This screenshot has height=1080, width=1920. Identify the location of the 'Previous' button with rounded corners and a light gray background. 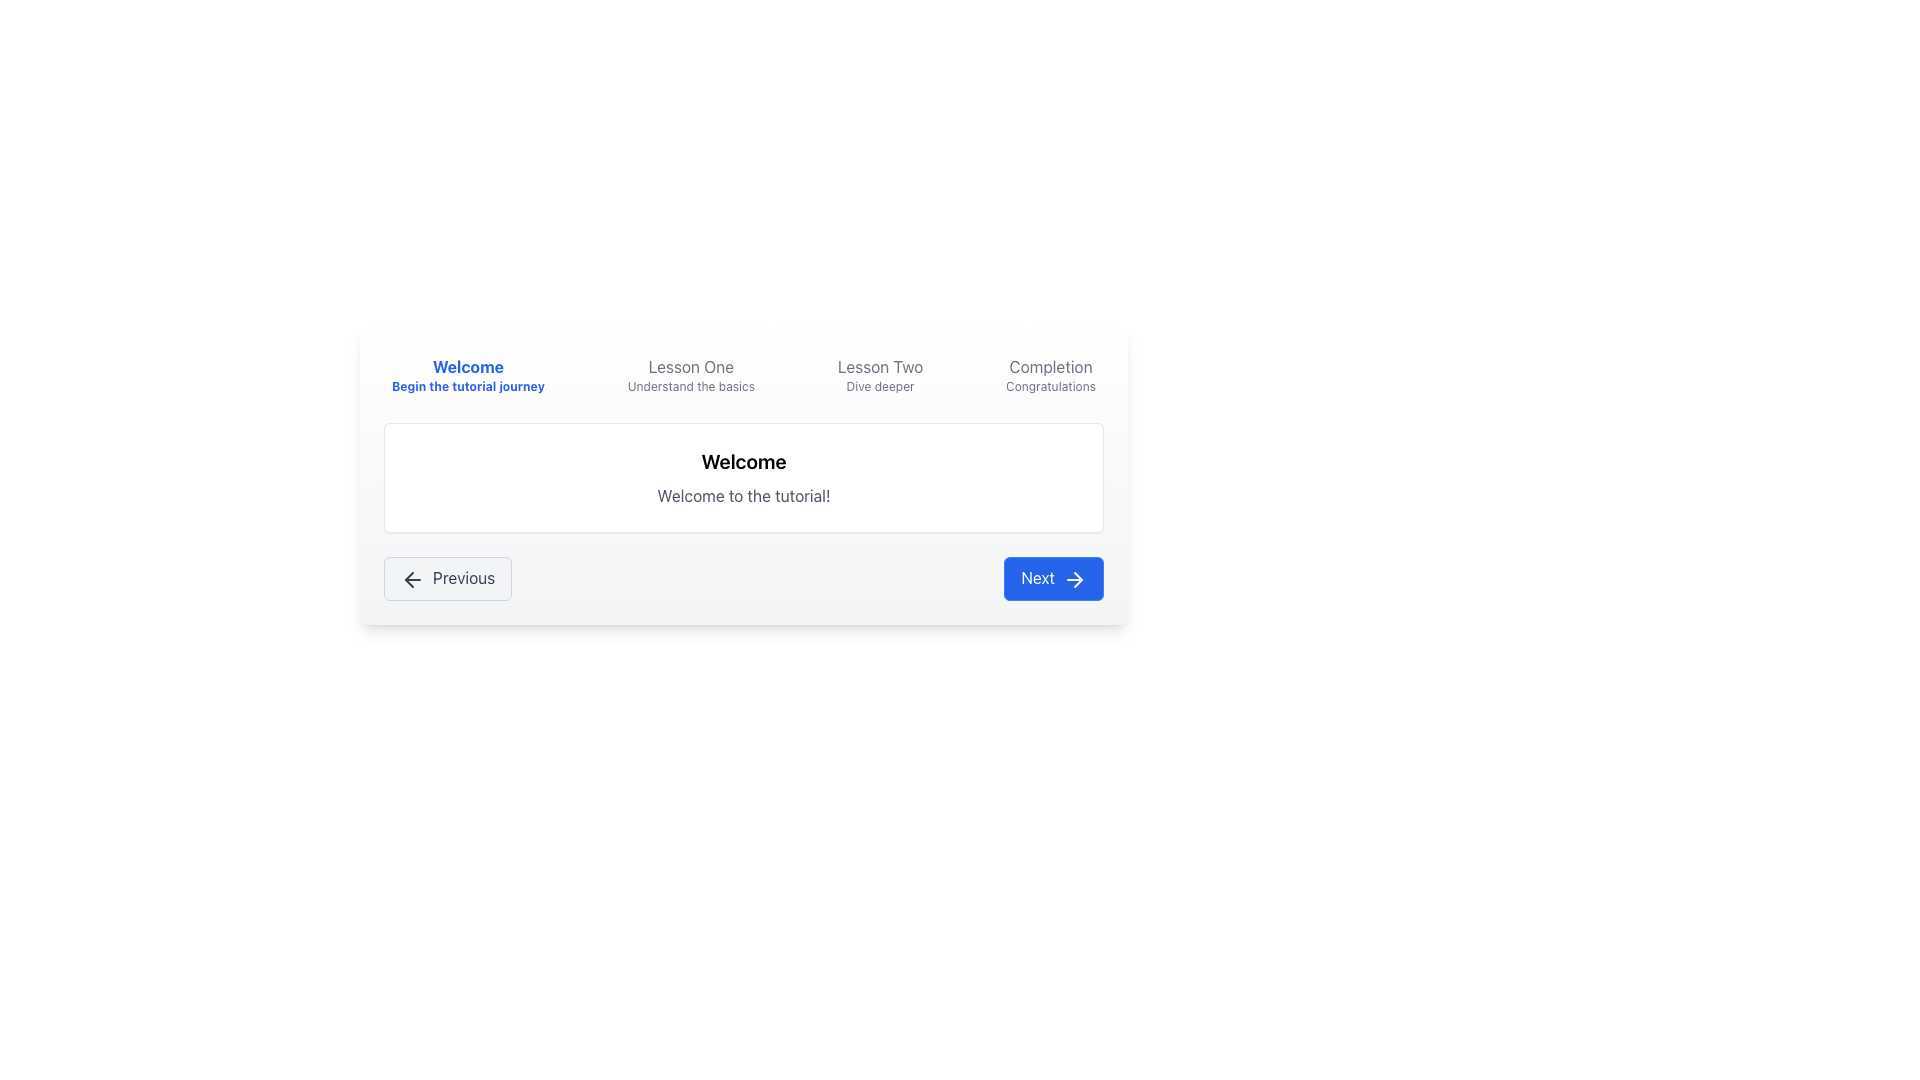
(447, 578).